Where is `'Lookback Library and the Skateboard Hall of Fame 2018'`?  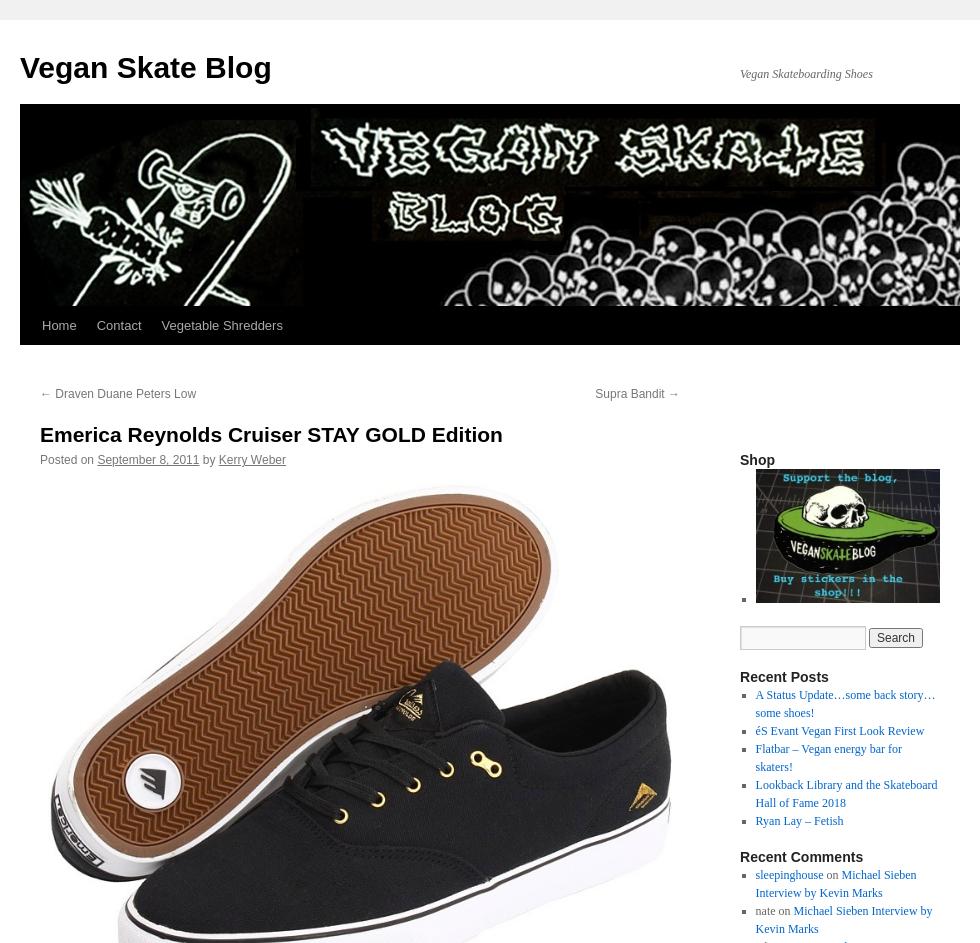
'Lookback Library and the Skateboard Hall of Fame 2018' is located at coordinates (754, 793).